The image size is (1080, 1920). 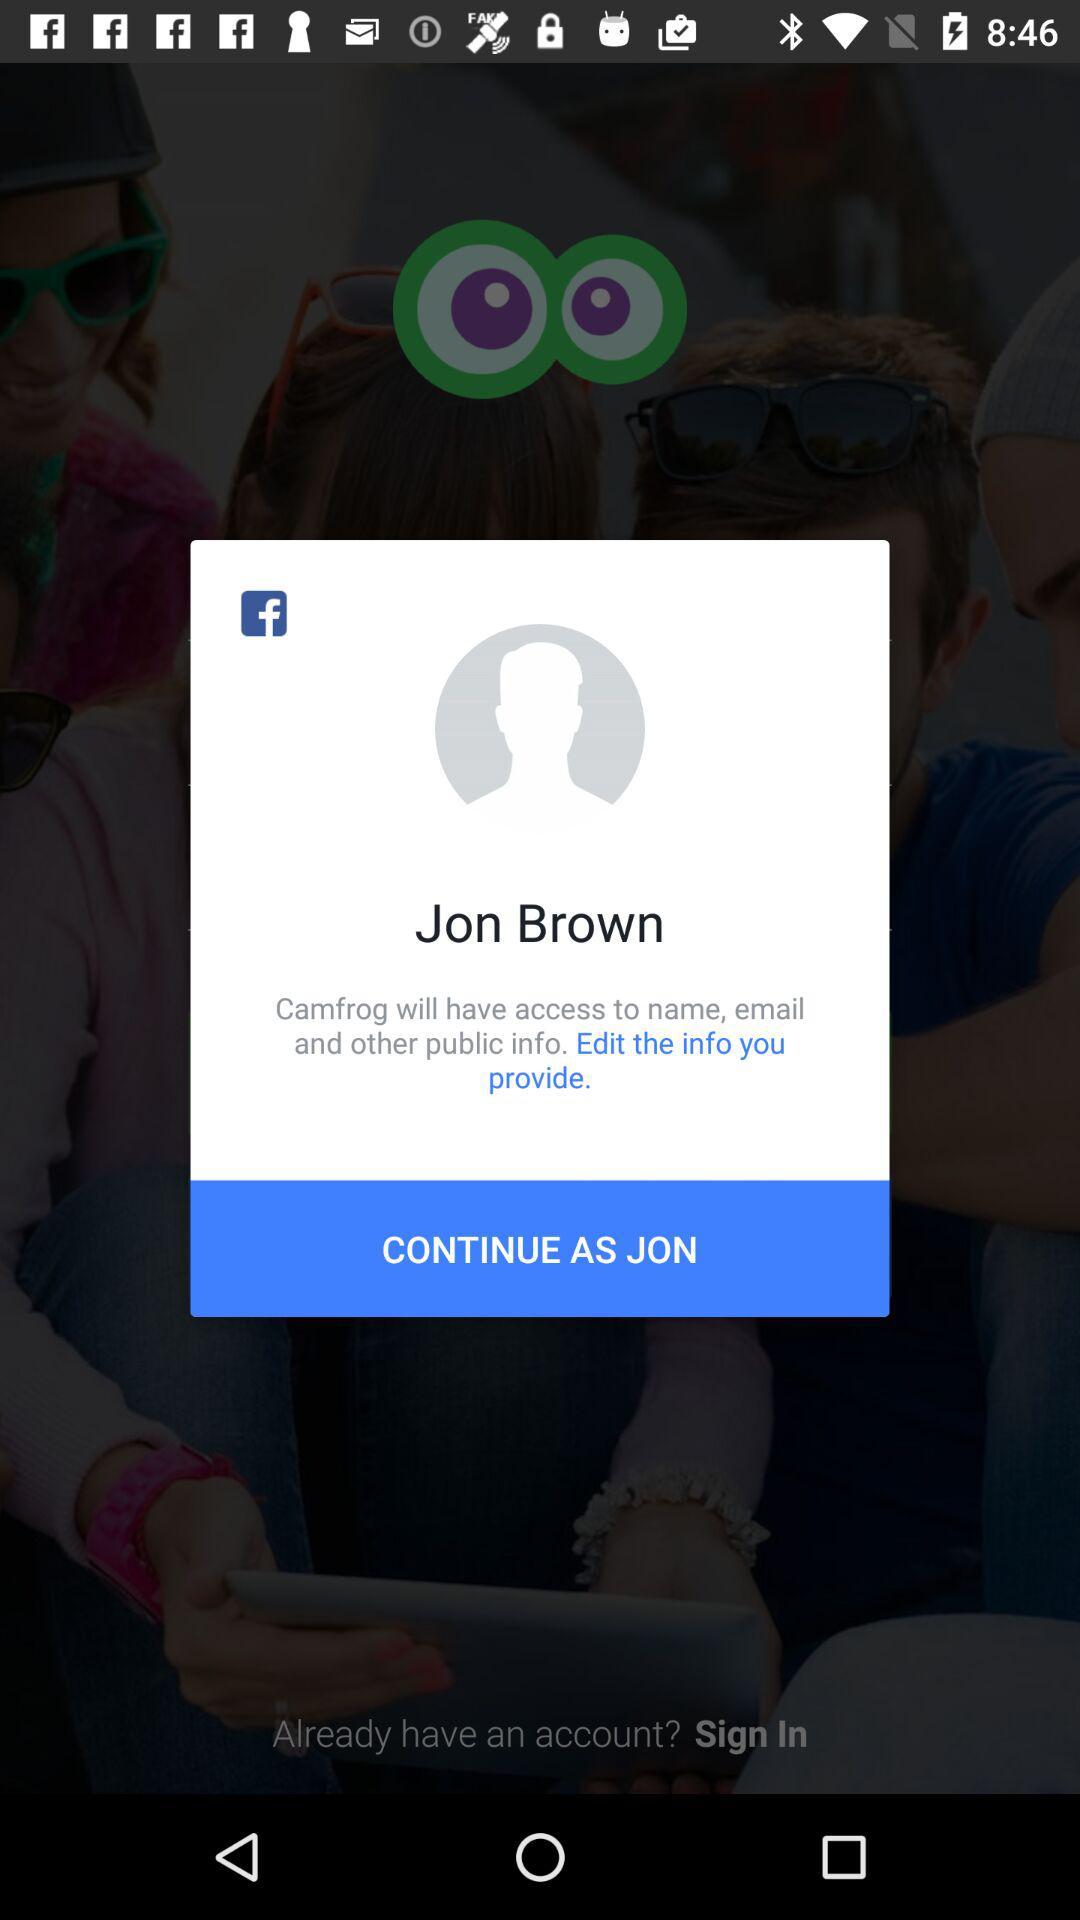 What do you see at coordinates (540, 1247) in the screenshot?
I see `continue as jon` at bounding box center [540, 1247].